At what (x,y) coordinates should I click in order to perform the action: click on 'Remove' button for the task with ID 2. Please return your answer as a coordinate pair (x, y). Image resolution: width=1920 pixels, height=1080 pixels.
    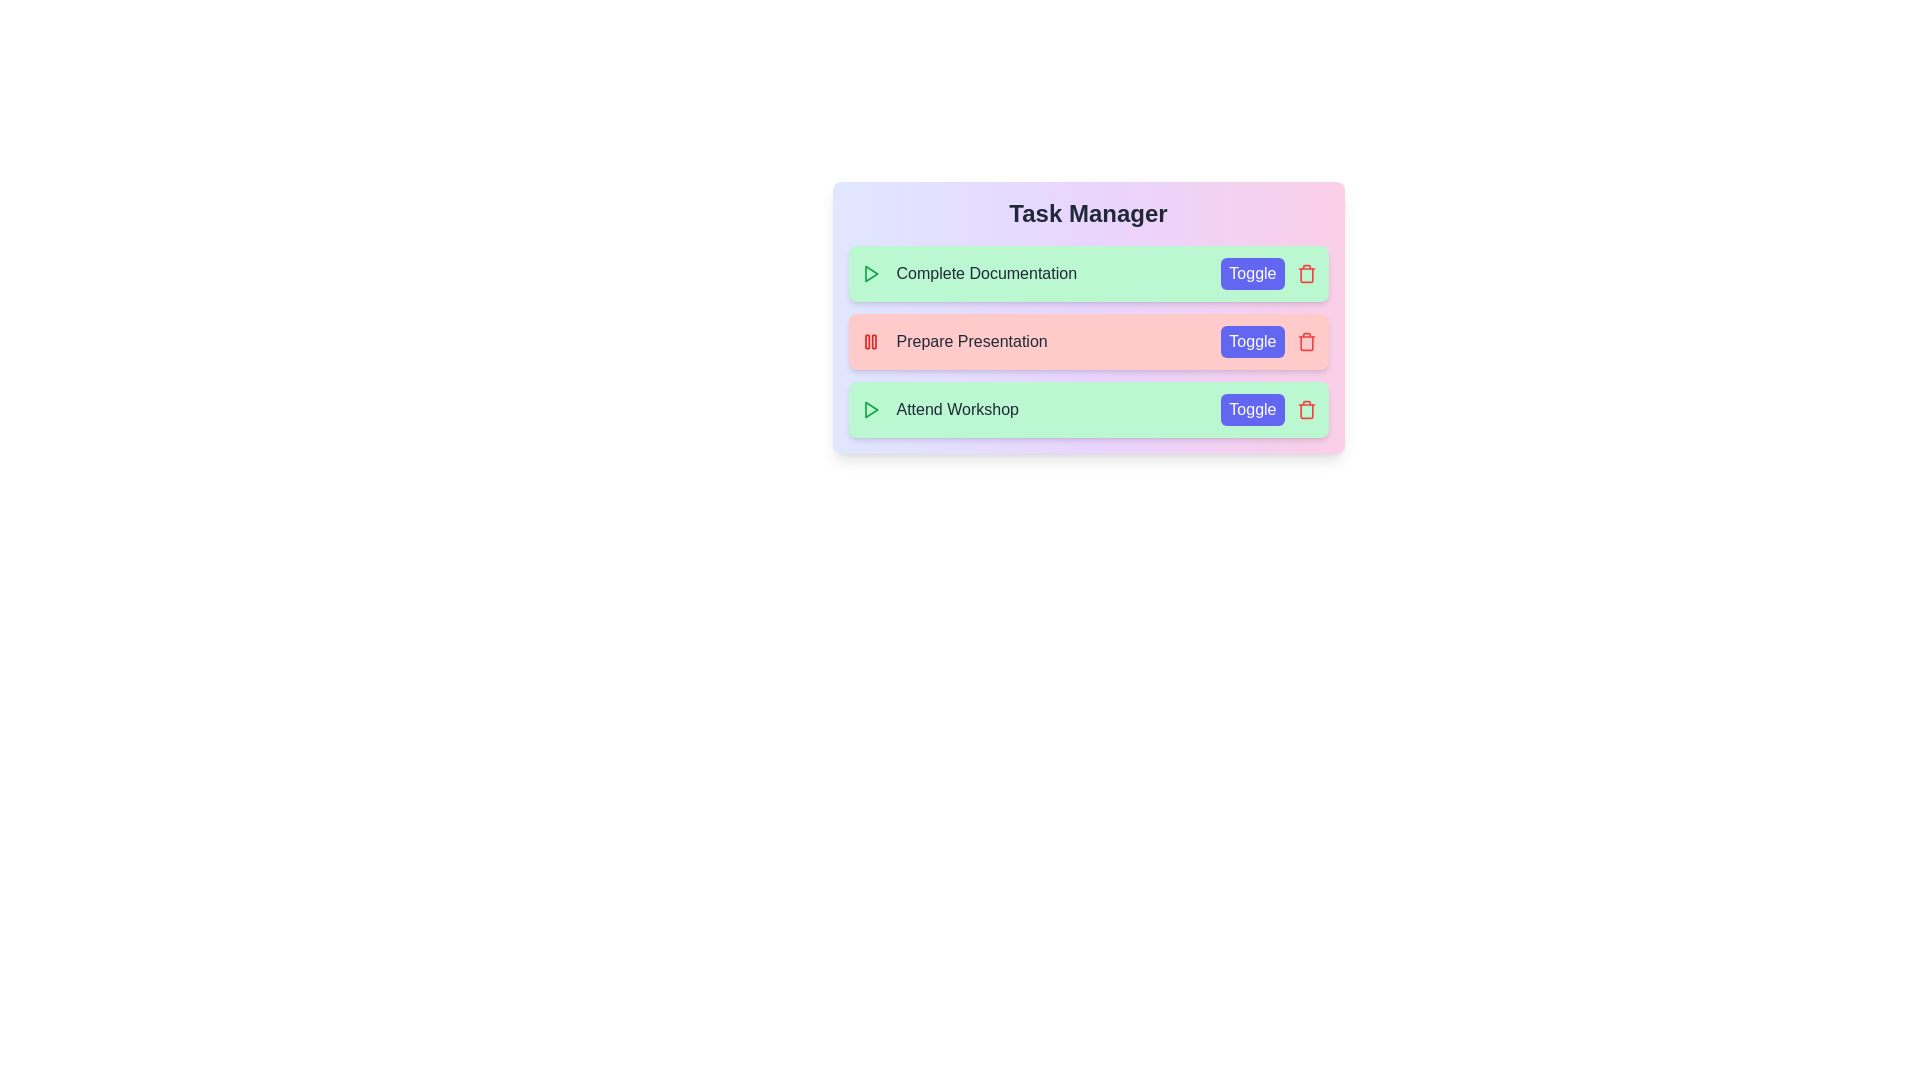
    Looking at the image, I should click on (1306, 341).